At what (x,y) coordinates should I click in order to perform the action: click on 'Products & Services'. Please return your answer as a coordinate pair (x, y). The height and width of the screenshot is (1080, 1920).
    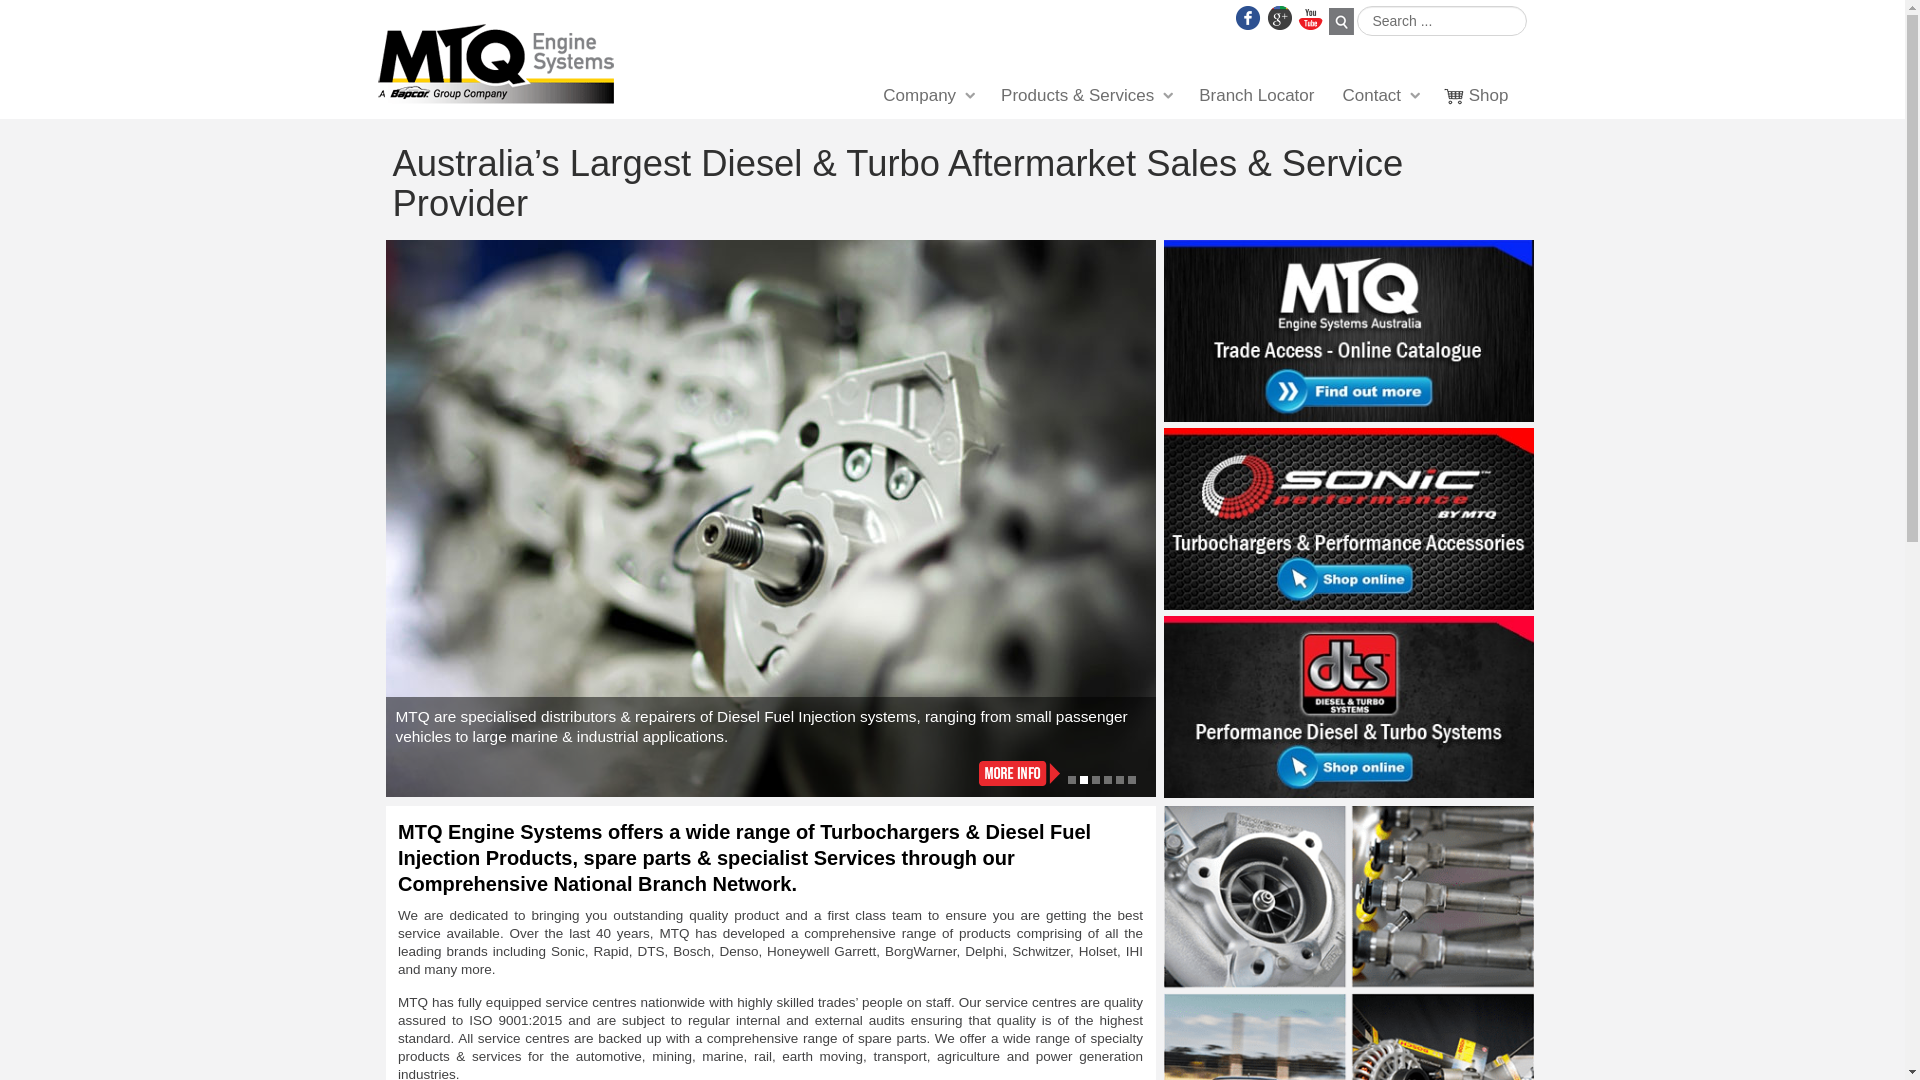
    Looking at the image, I should click on (1084, 96).